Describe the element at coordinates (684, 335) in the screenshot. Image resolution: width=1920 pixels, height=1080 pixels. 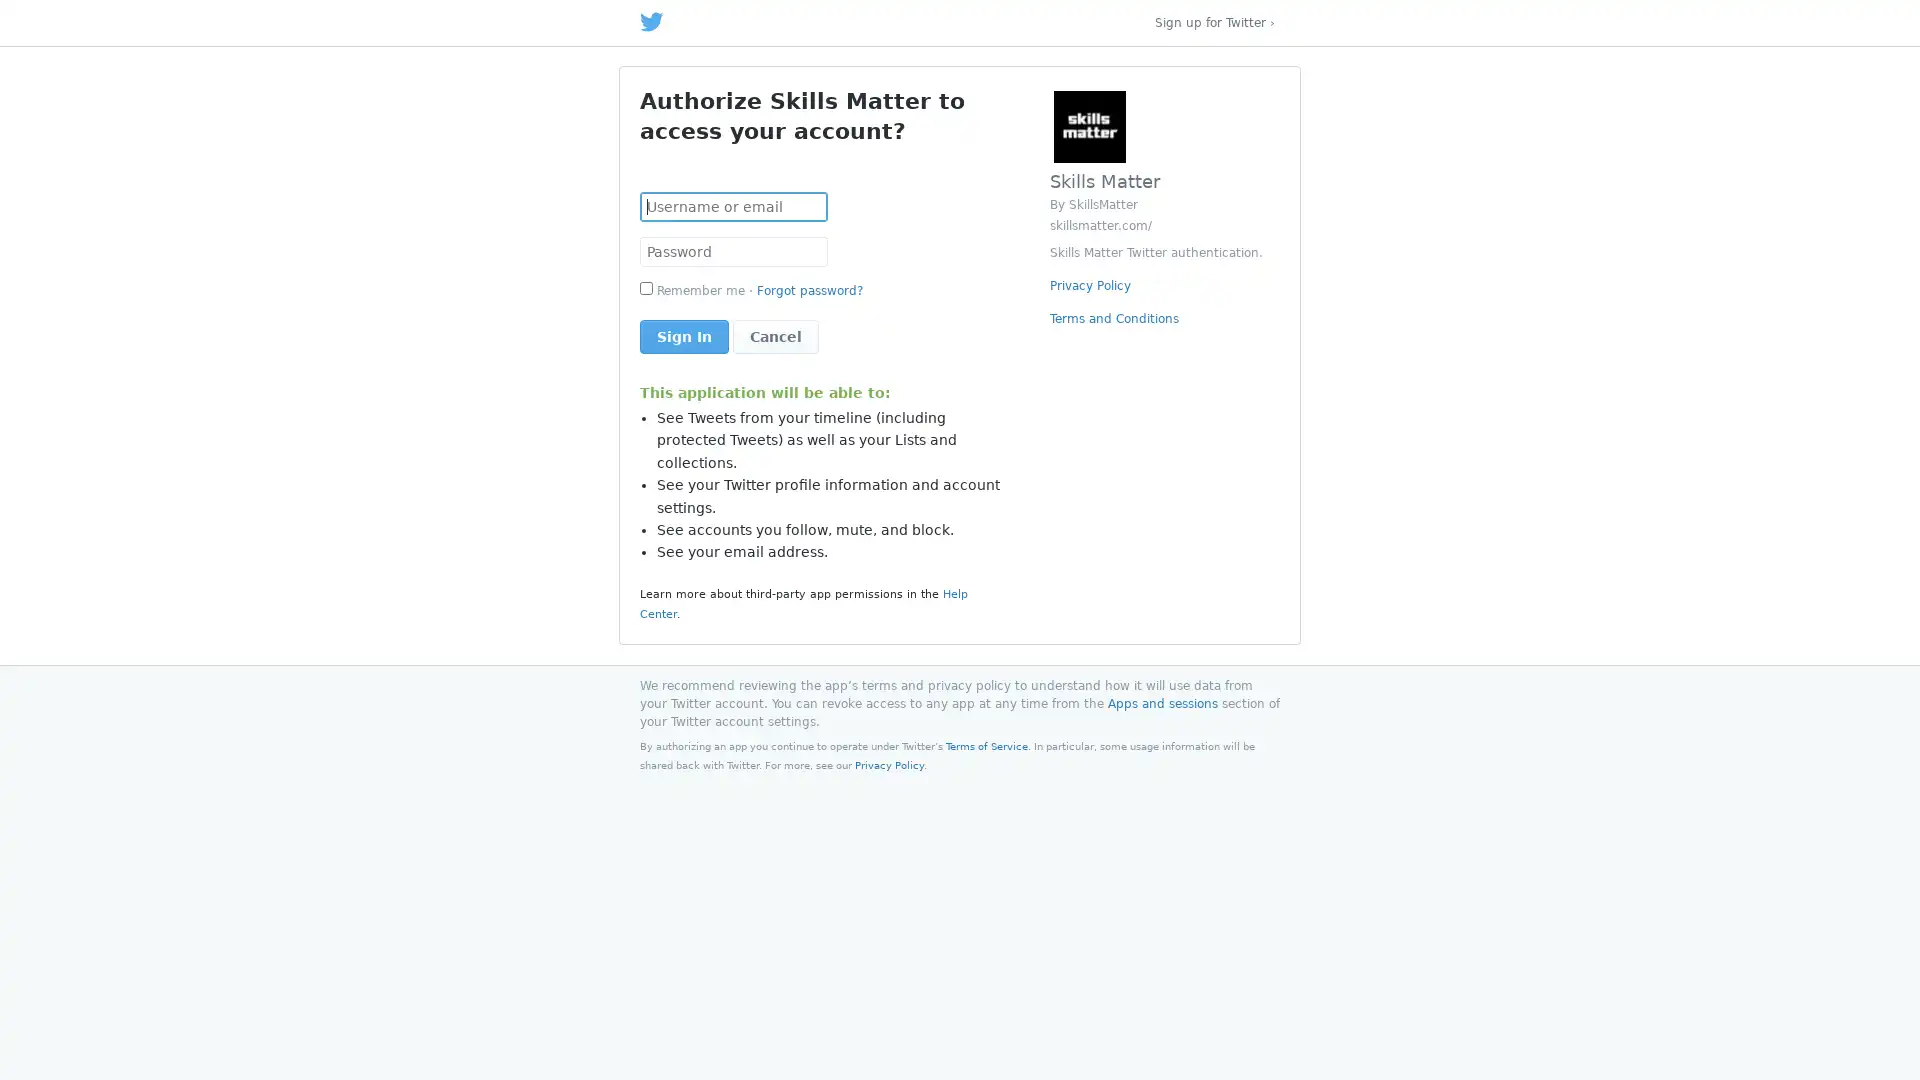
I see `Sign In` at that location.